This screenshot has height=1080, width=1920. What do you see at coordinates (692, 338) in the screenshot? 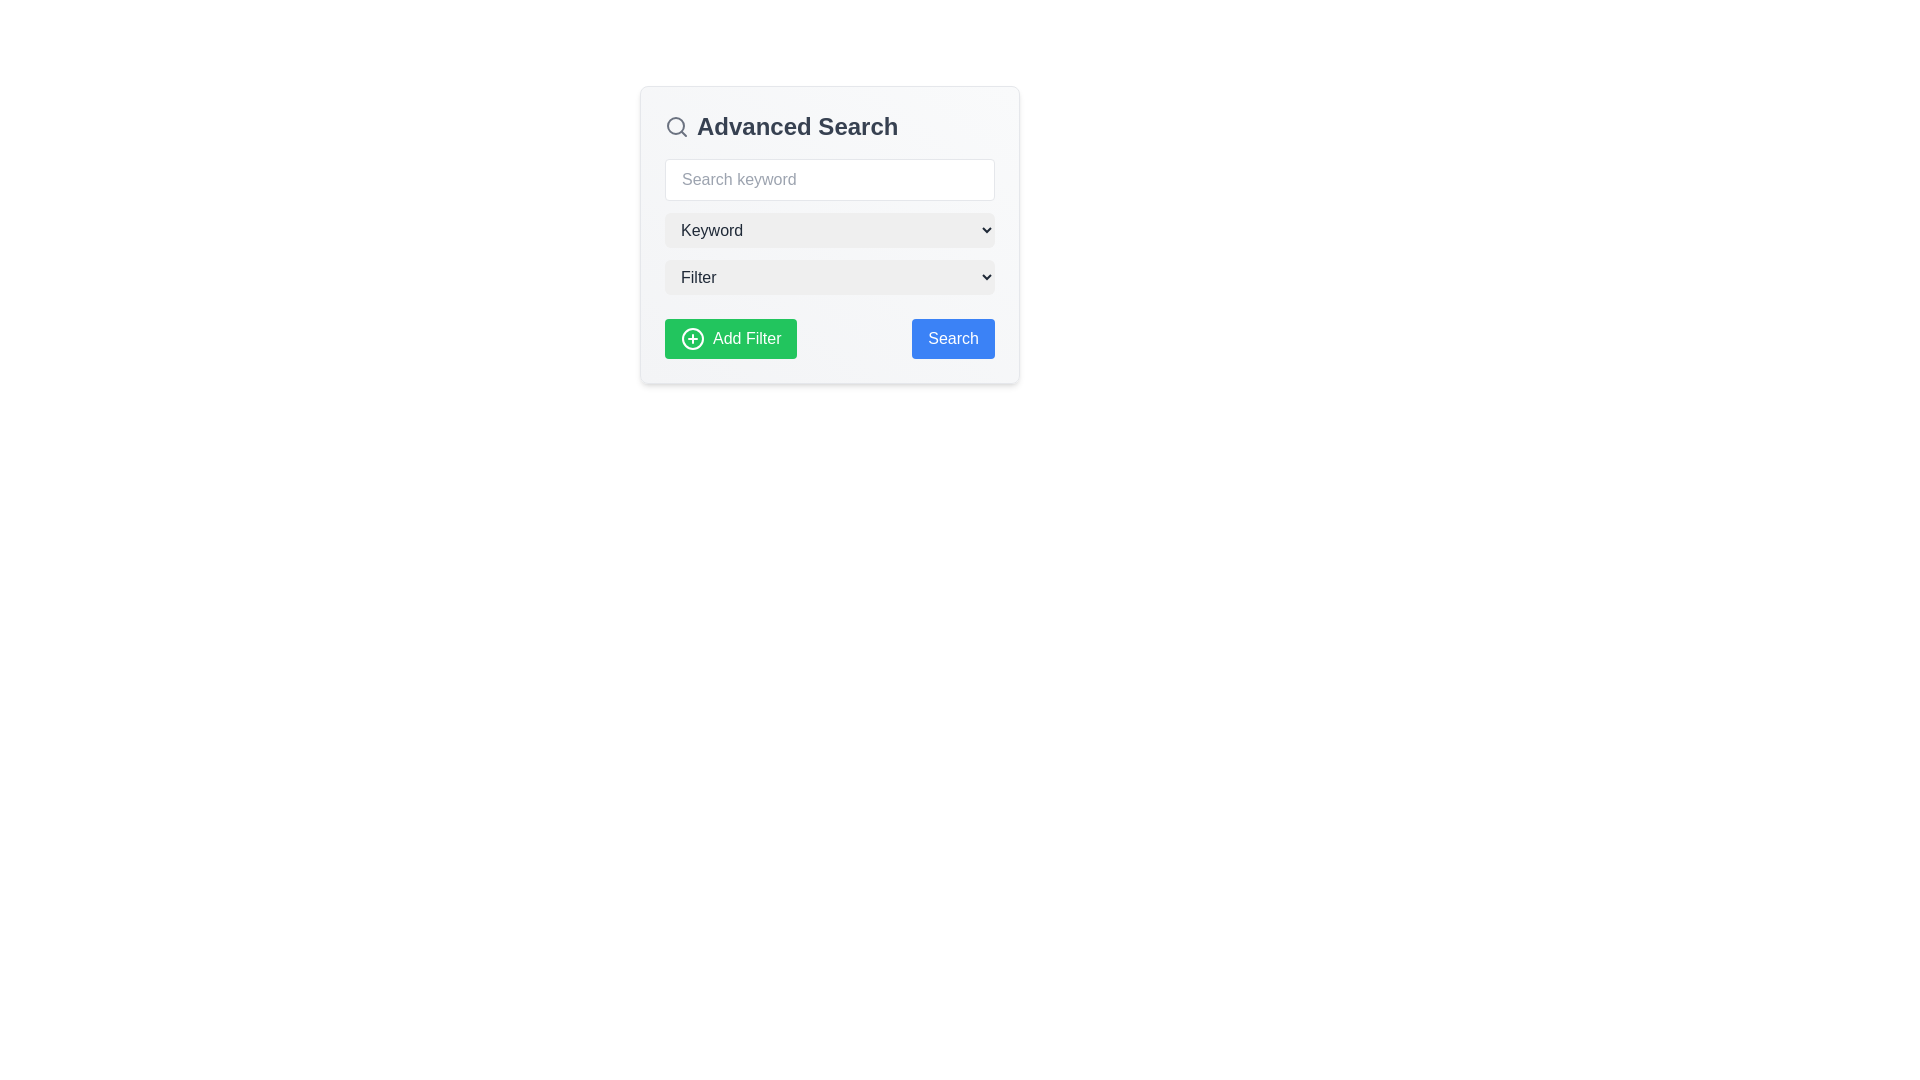
I see `the circular 'plus' icon that is enclosed within the green rounded button labeled 'Add Filter'` at bounding box center [692, 338].